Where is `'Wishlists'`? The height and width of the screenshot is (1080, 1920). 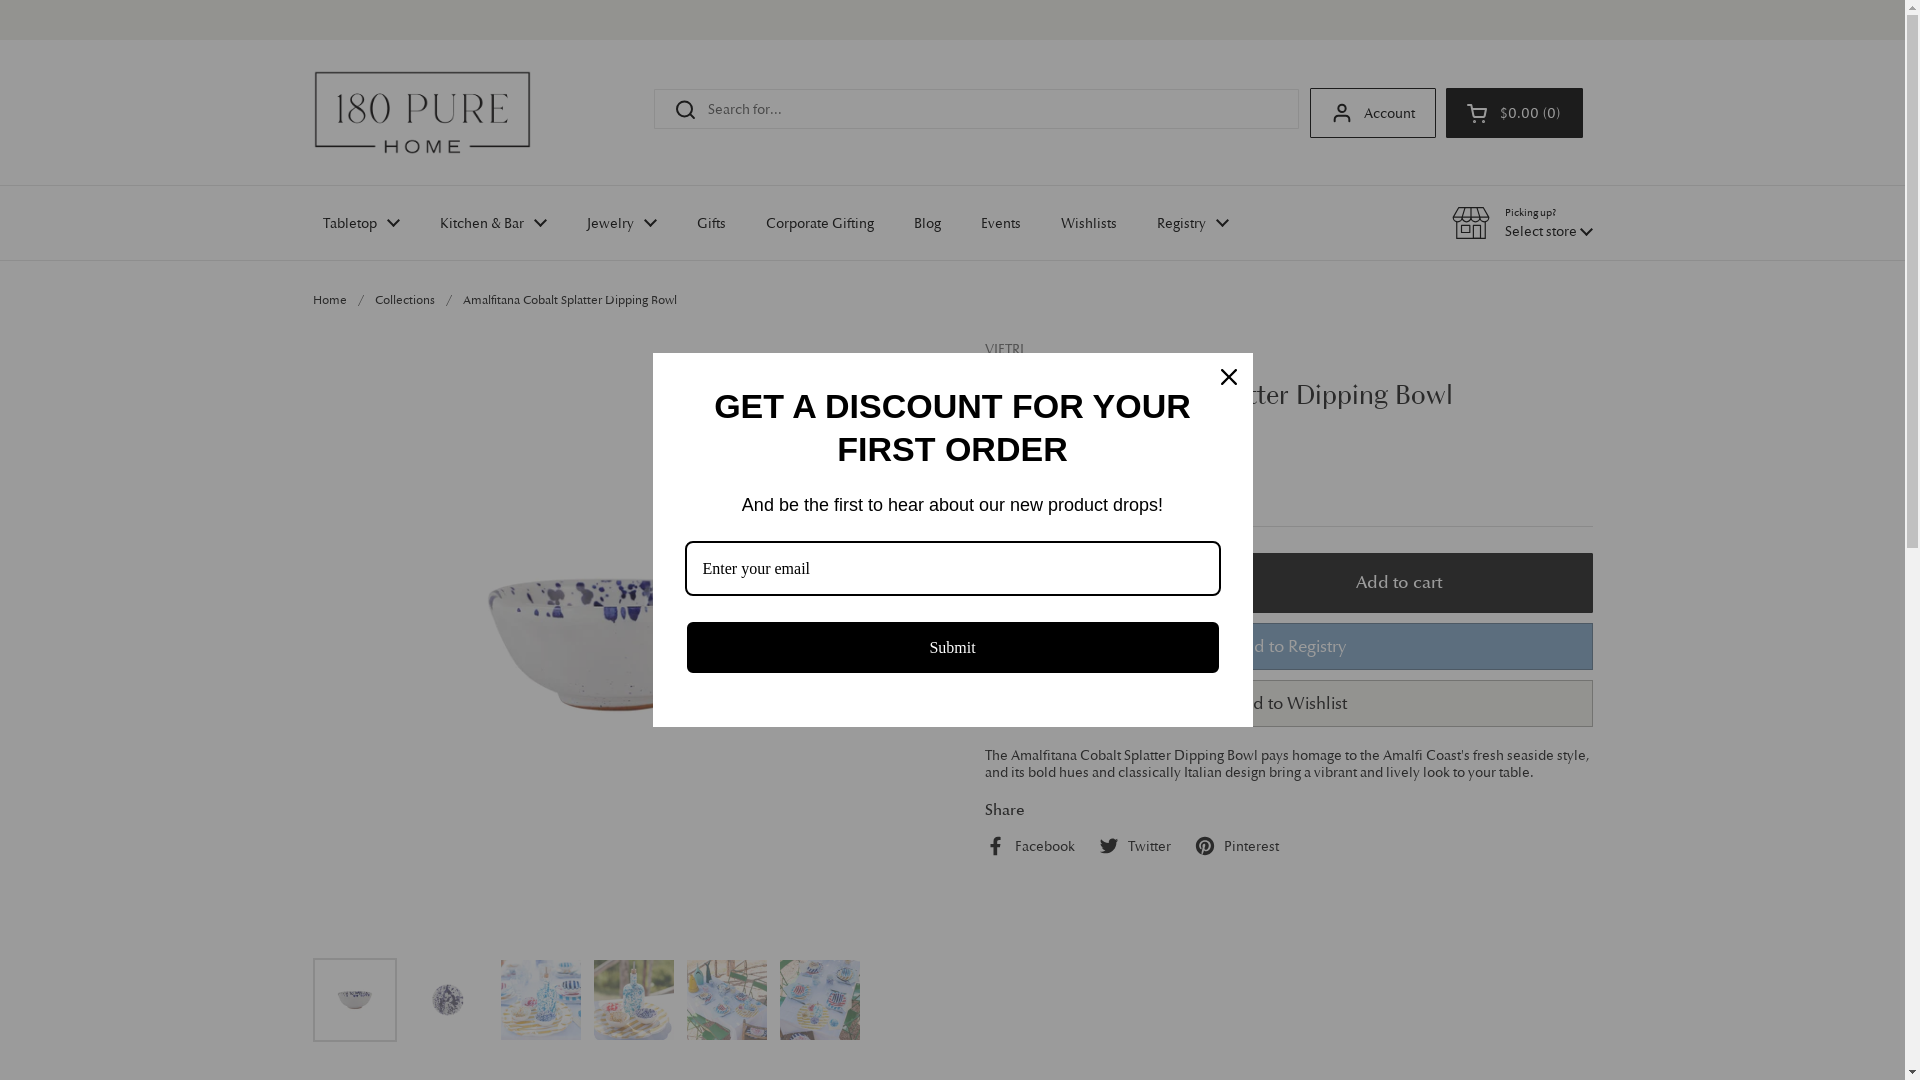
'Wishlists' is located at coordinates (1087, 223).